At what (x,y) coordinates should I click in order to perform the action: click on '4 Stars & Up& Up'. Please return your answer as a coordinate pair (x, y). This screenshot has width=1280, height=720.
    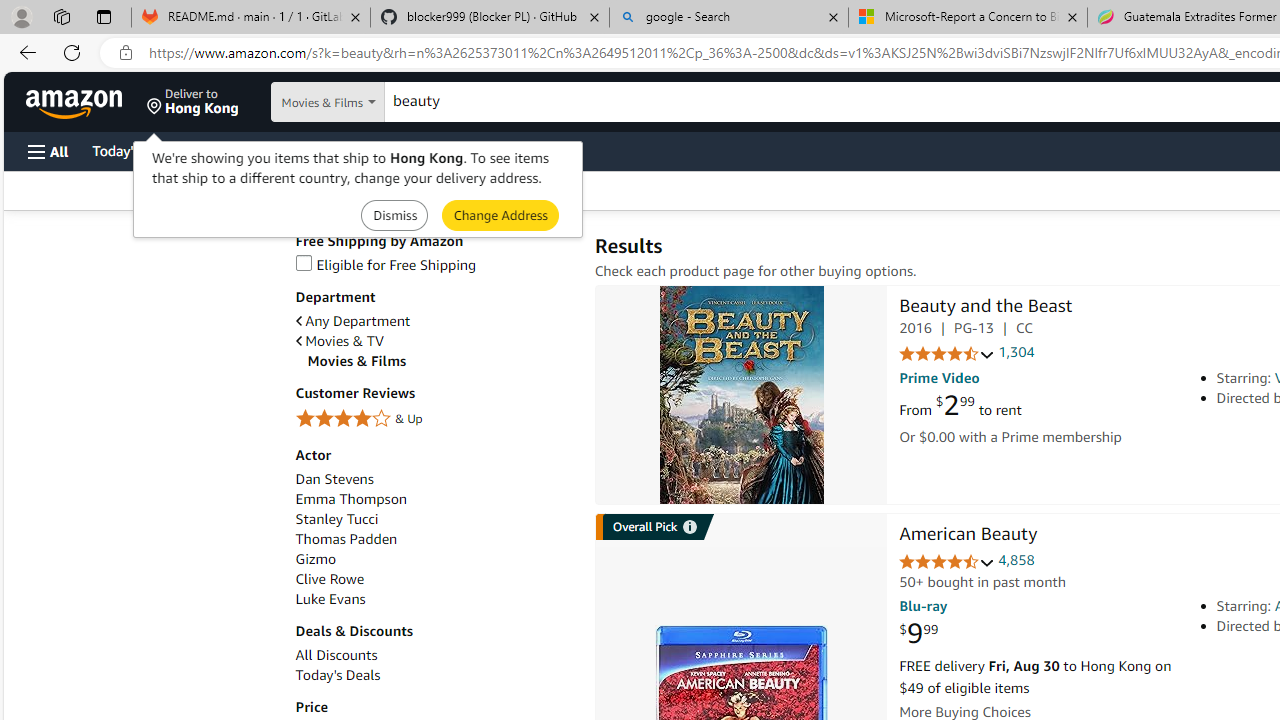
    Looking at the image, I should click on (433, 419).